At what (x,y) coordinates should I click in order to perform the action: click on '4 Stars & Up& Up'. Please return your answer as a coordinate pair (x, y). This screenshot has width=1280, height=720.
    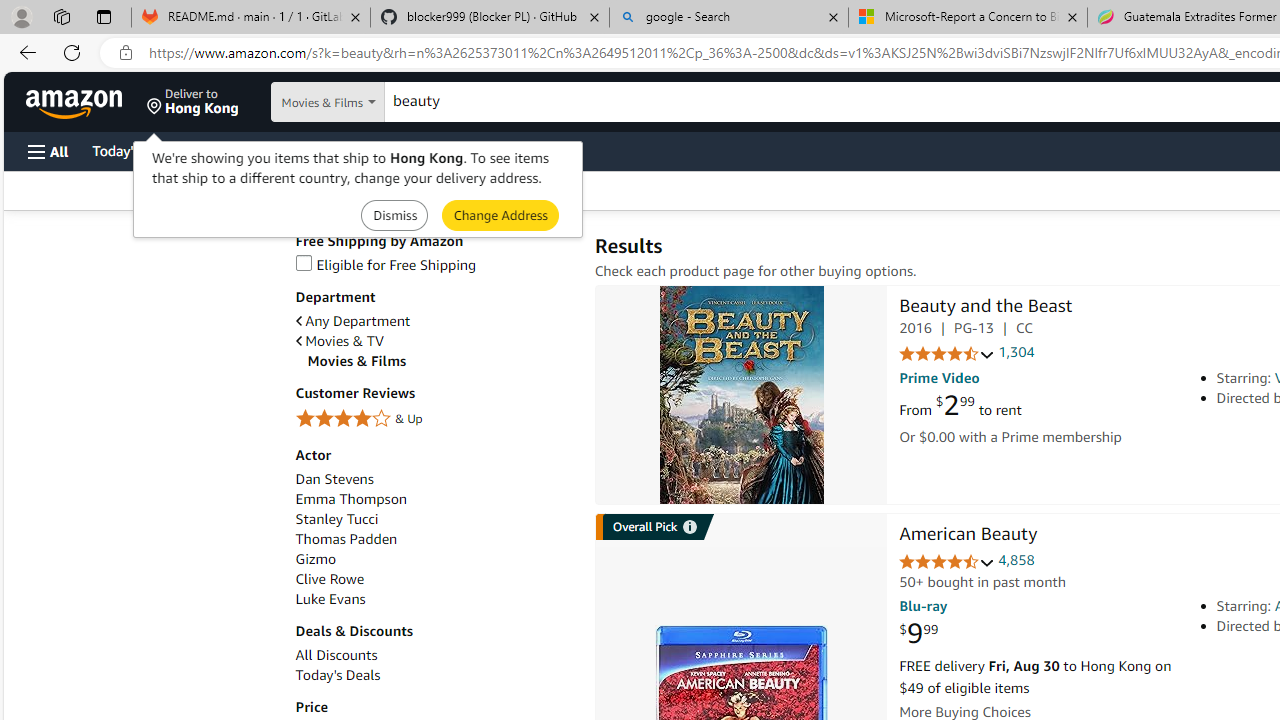
    Looking at the image, I should click on (433, 419).